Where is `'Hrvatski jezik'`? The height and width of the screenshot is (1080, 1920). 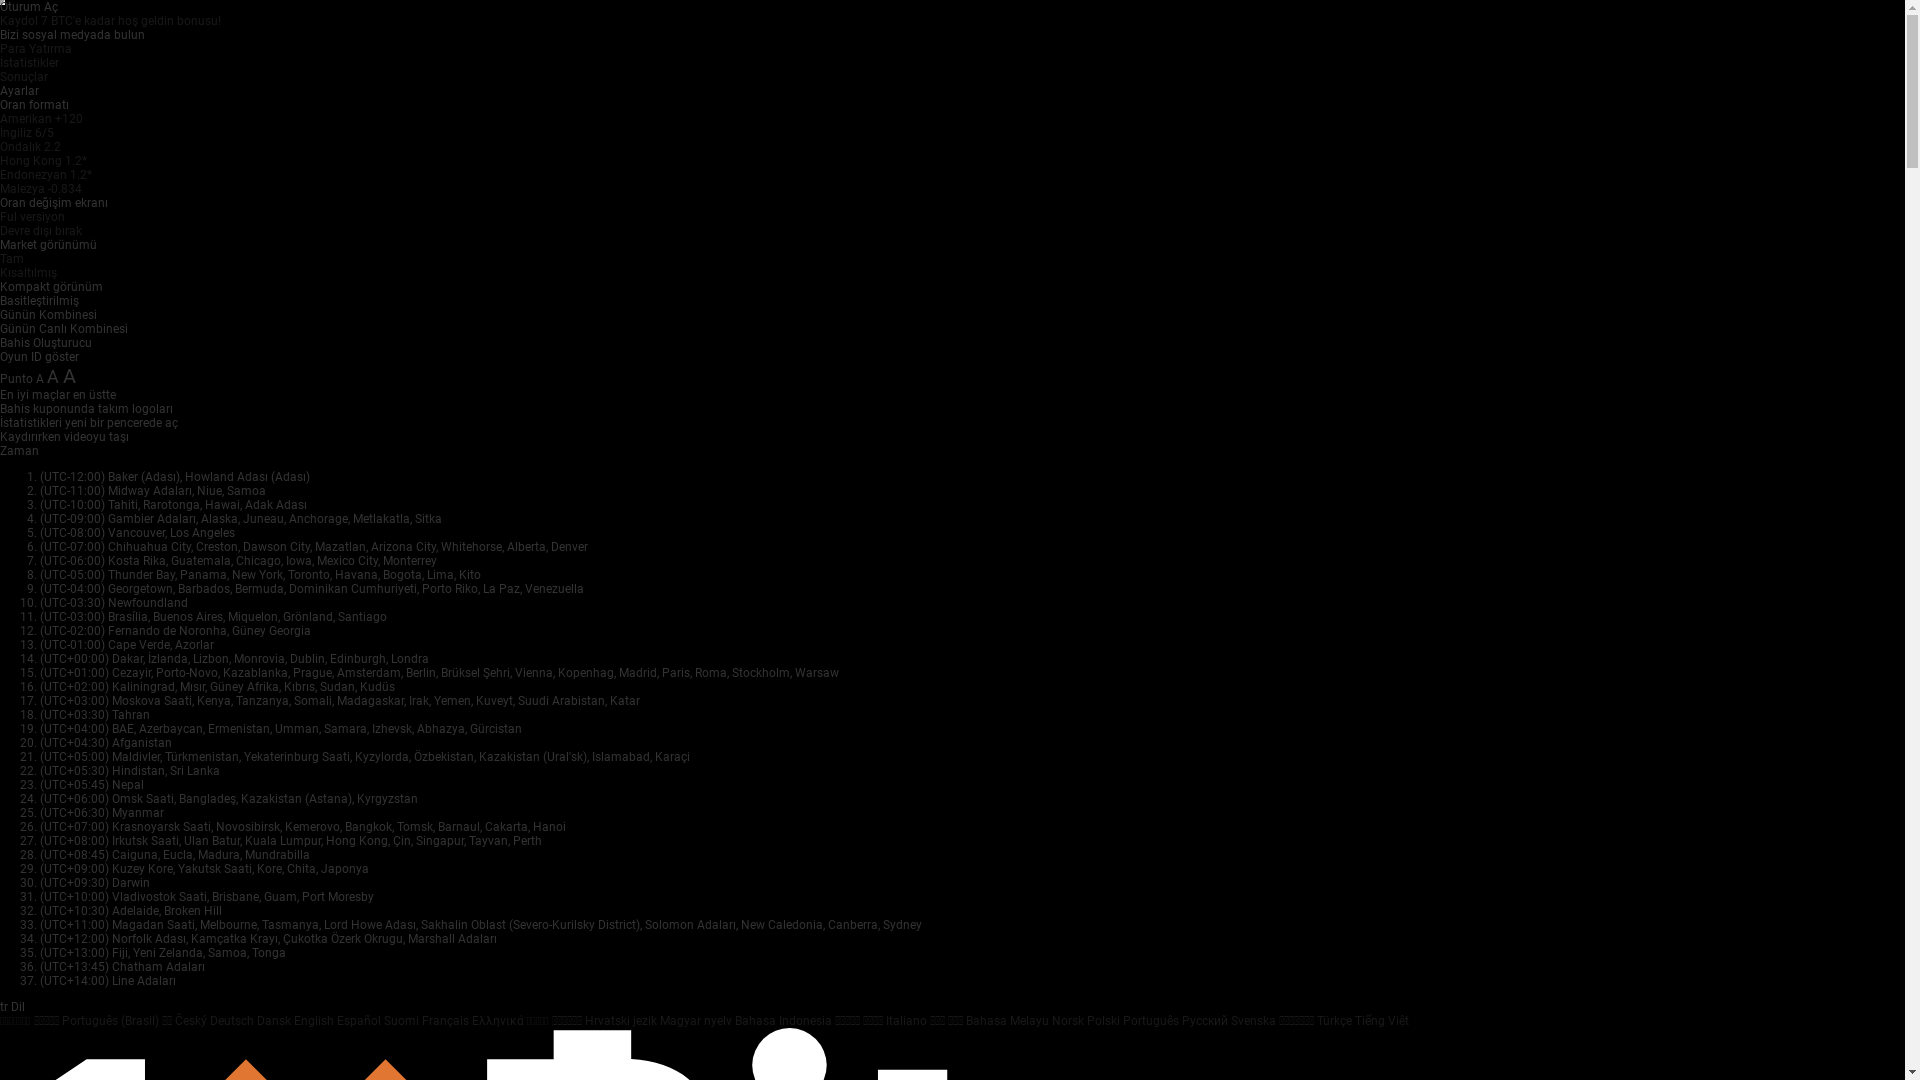
'Hrvatski jezik' is located at coordinates (621, 1021).